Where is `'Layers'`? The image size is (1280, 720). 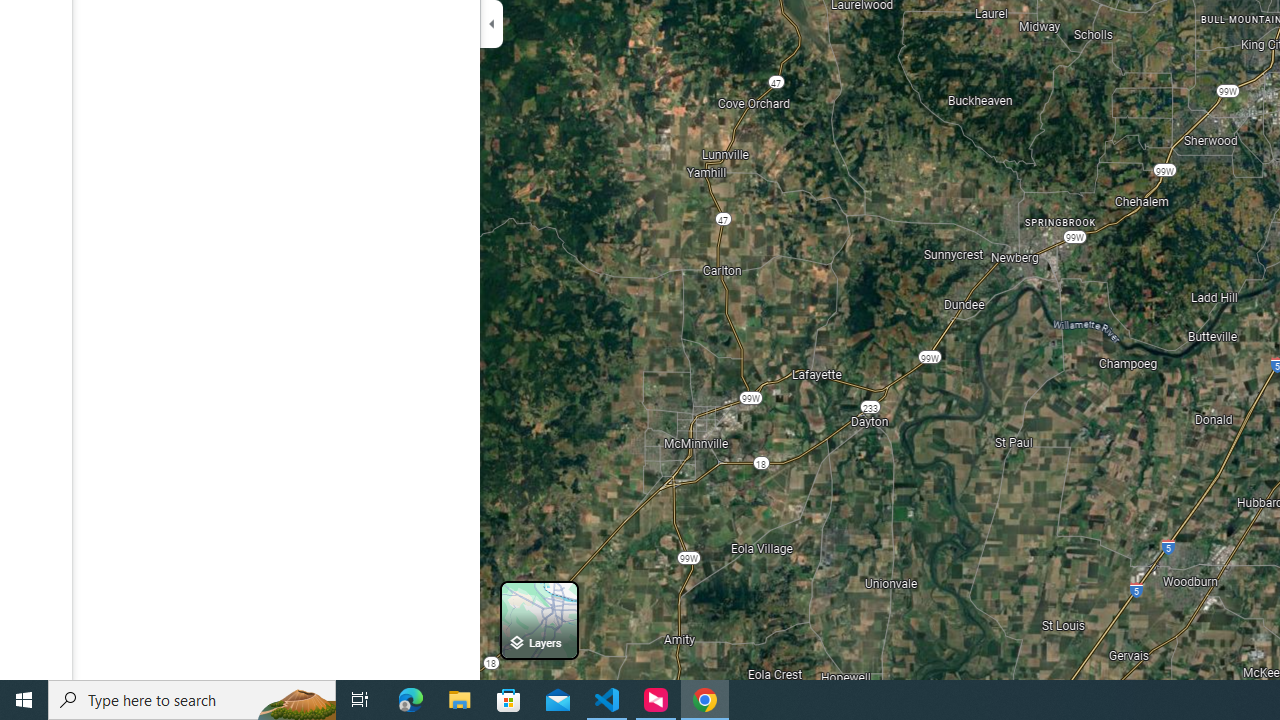 'Layers' is located at coordinates (539, 619).